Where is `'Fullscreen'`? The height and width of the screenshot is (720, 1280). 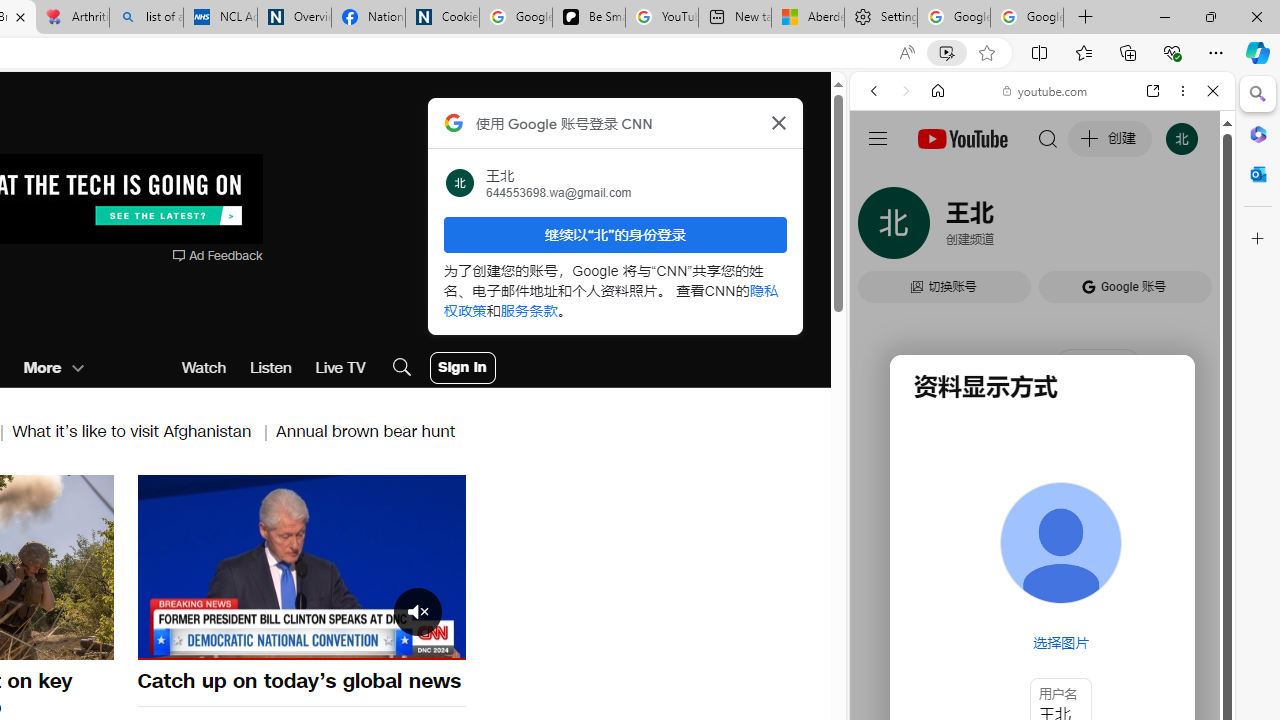
'Fullscreen' is located at coordinates (437, 643).